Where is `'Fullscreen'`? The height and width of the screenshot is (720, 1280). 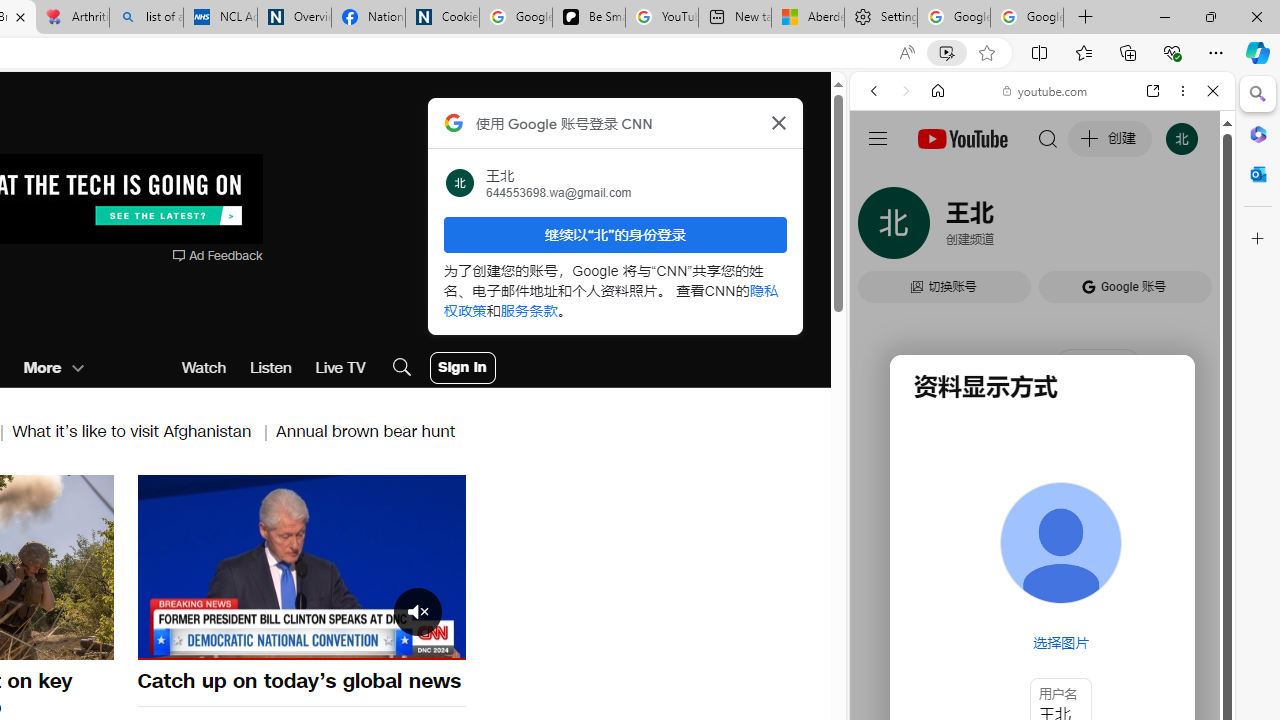
'Fullscreen' is located at coordinates (437, 643).